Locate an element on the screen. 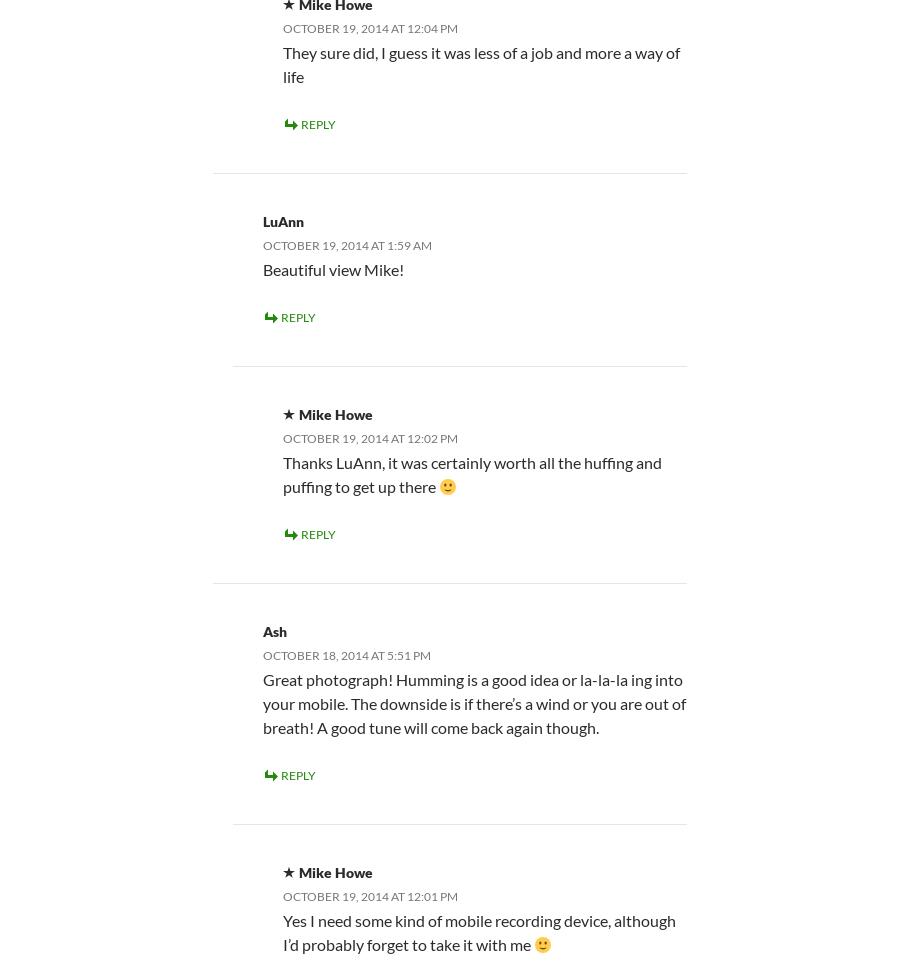 The width and height of the screenshot is (900, 978). 'Thanks LuAnn, it was certainly worth all the huffing and puffing to get up there' is located at coordinates (471, 472).